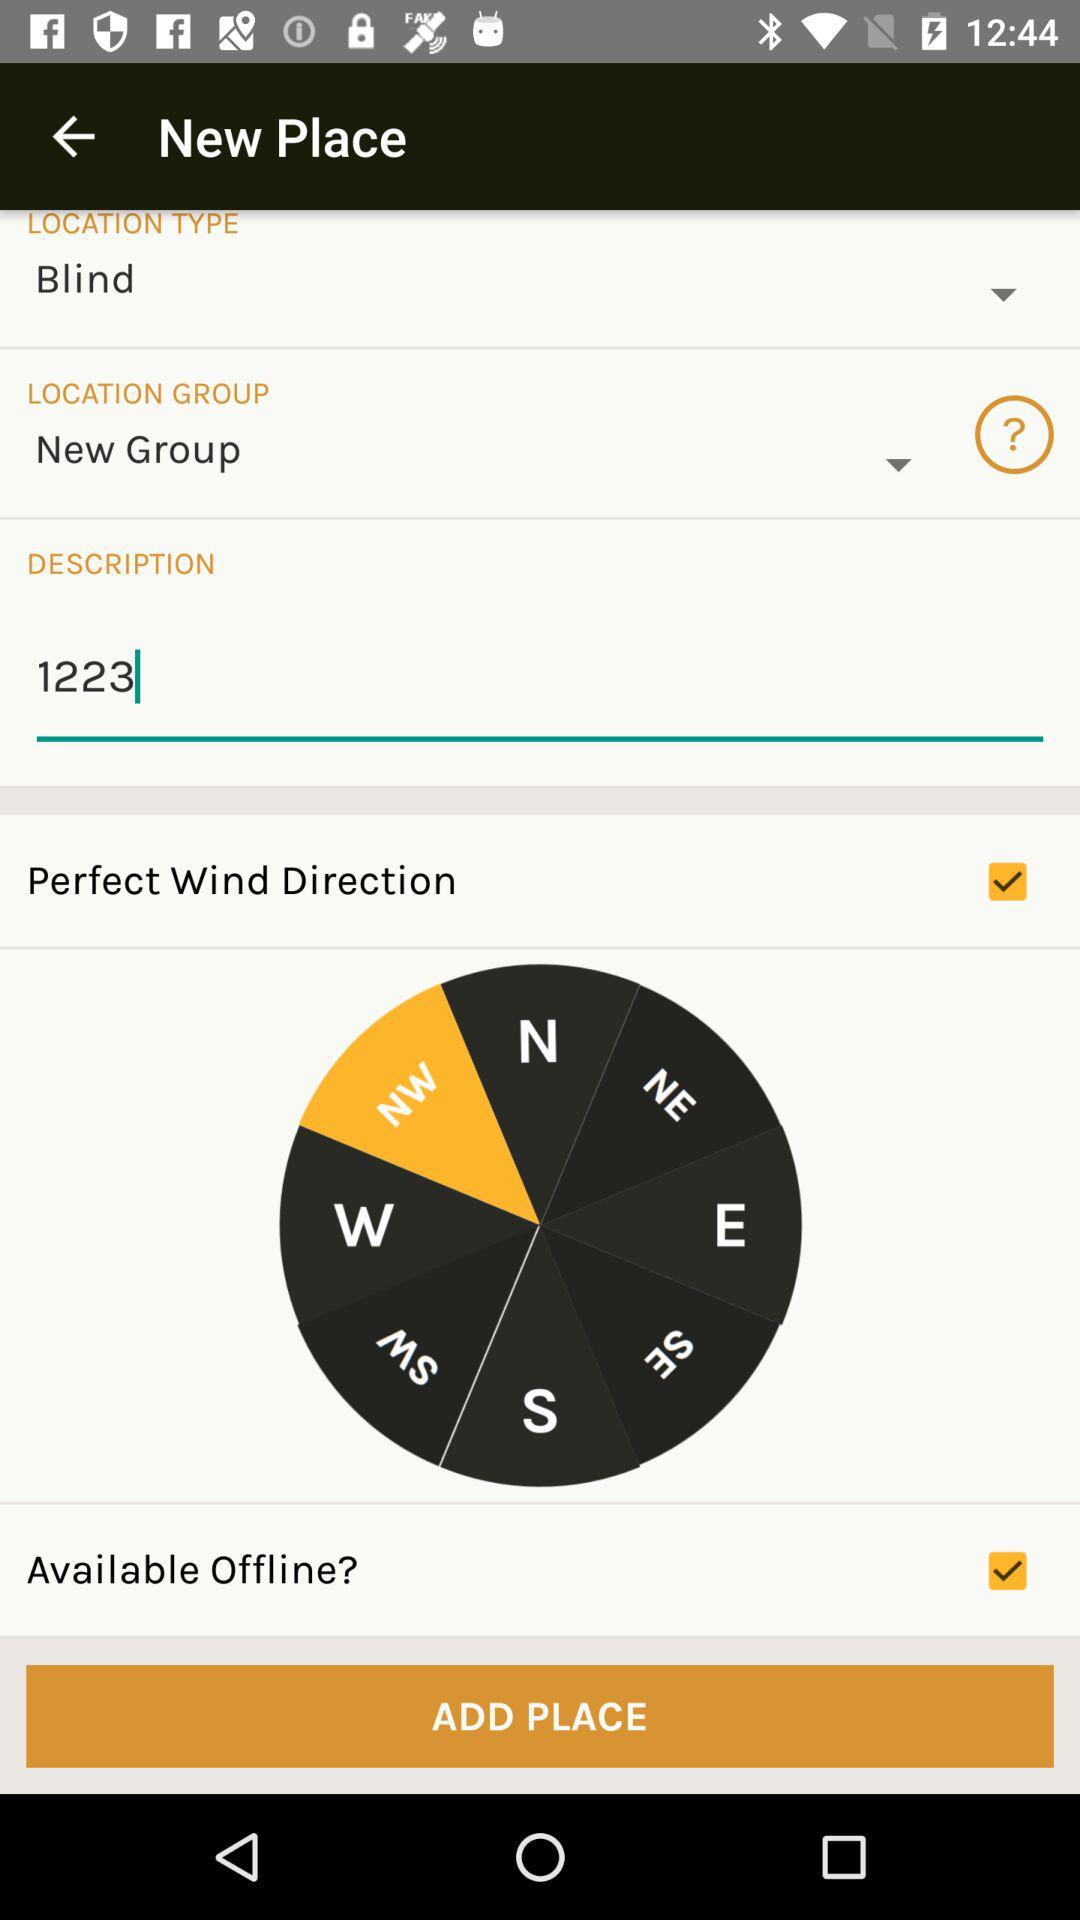 This screenshot has height=1920, width=1080. I want to click on the check box right to perfect wind direction, so click(1033, 881).